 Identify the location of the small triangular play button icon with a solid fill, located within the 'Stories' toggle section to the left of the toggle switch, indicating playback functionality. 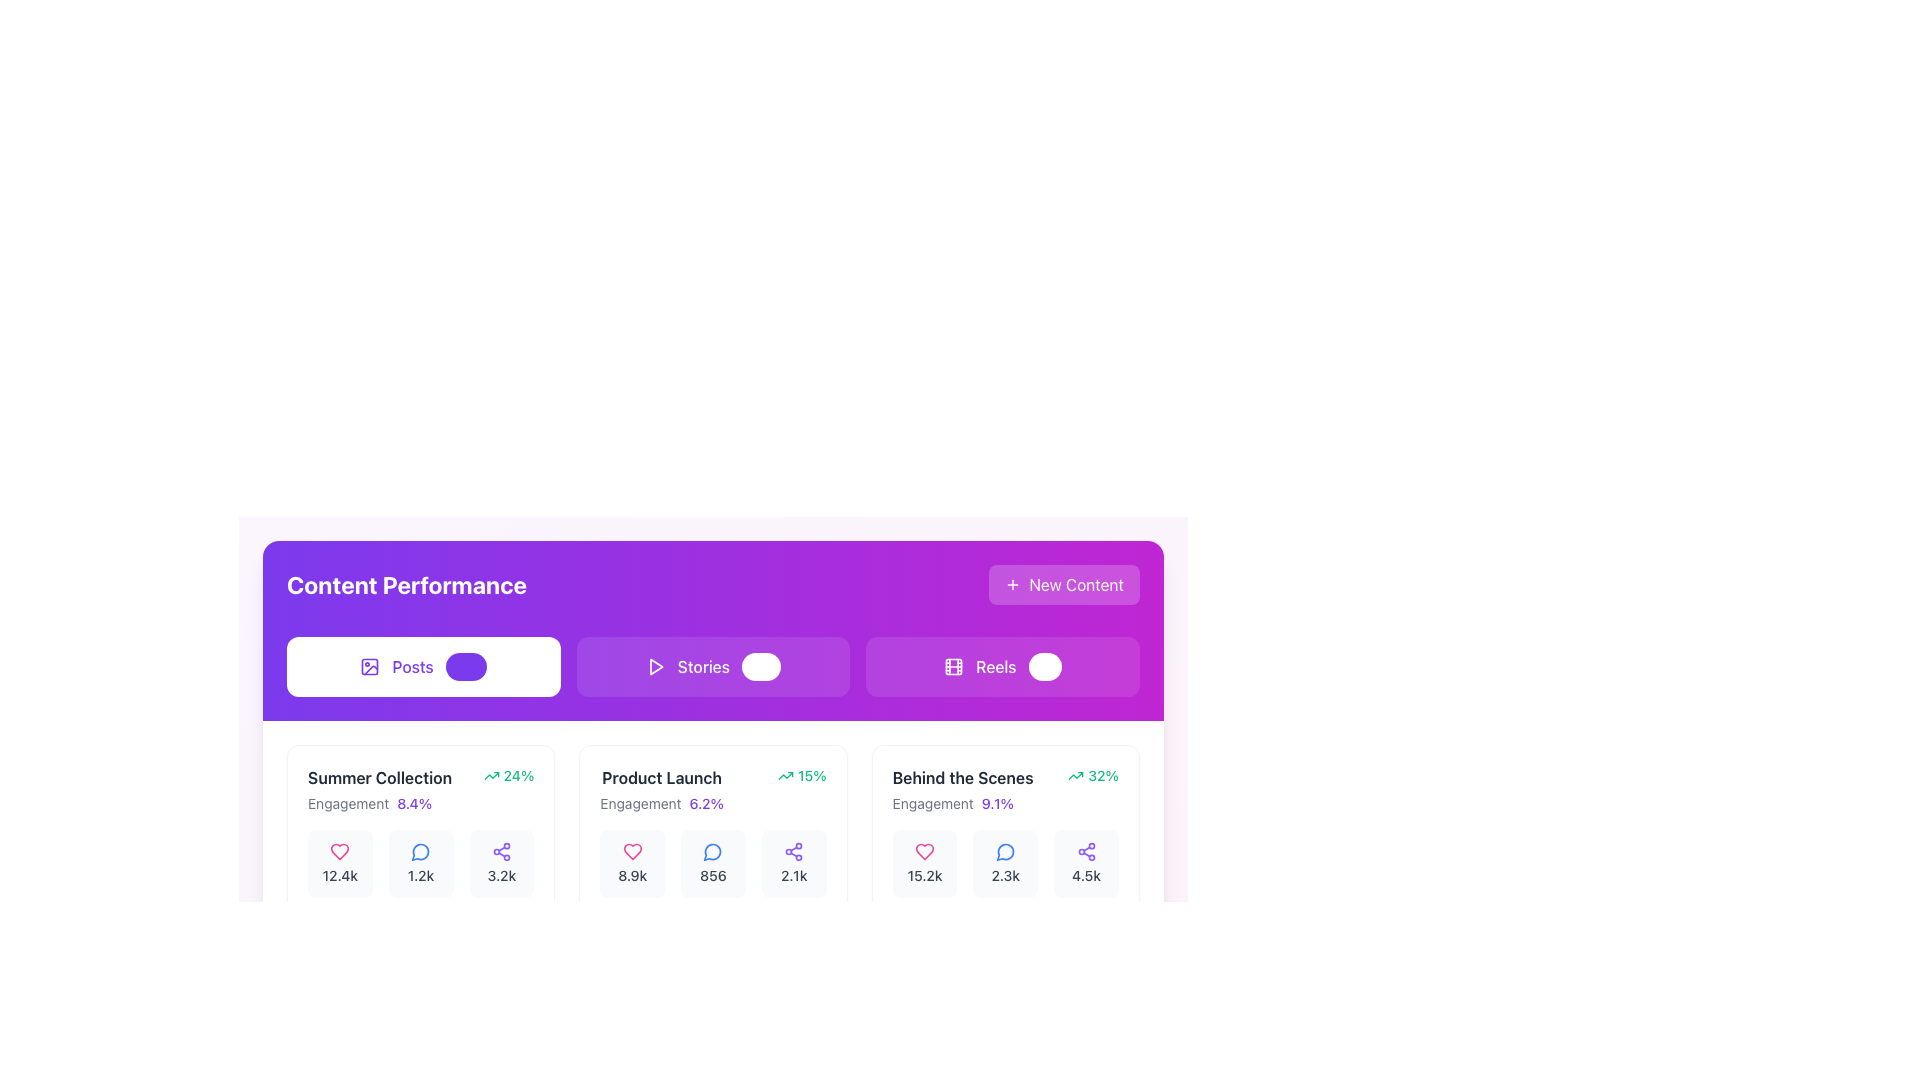
(656, 667).